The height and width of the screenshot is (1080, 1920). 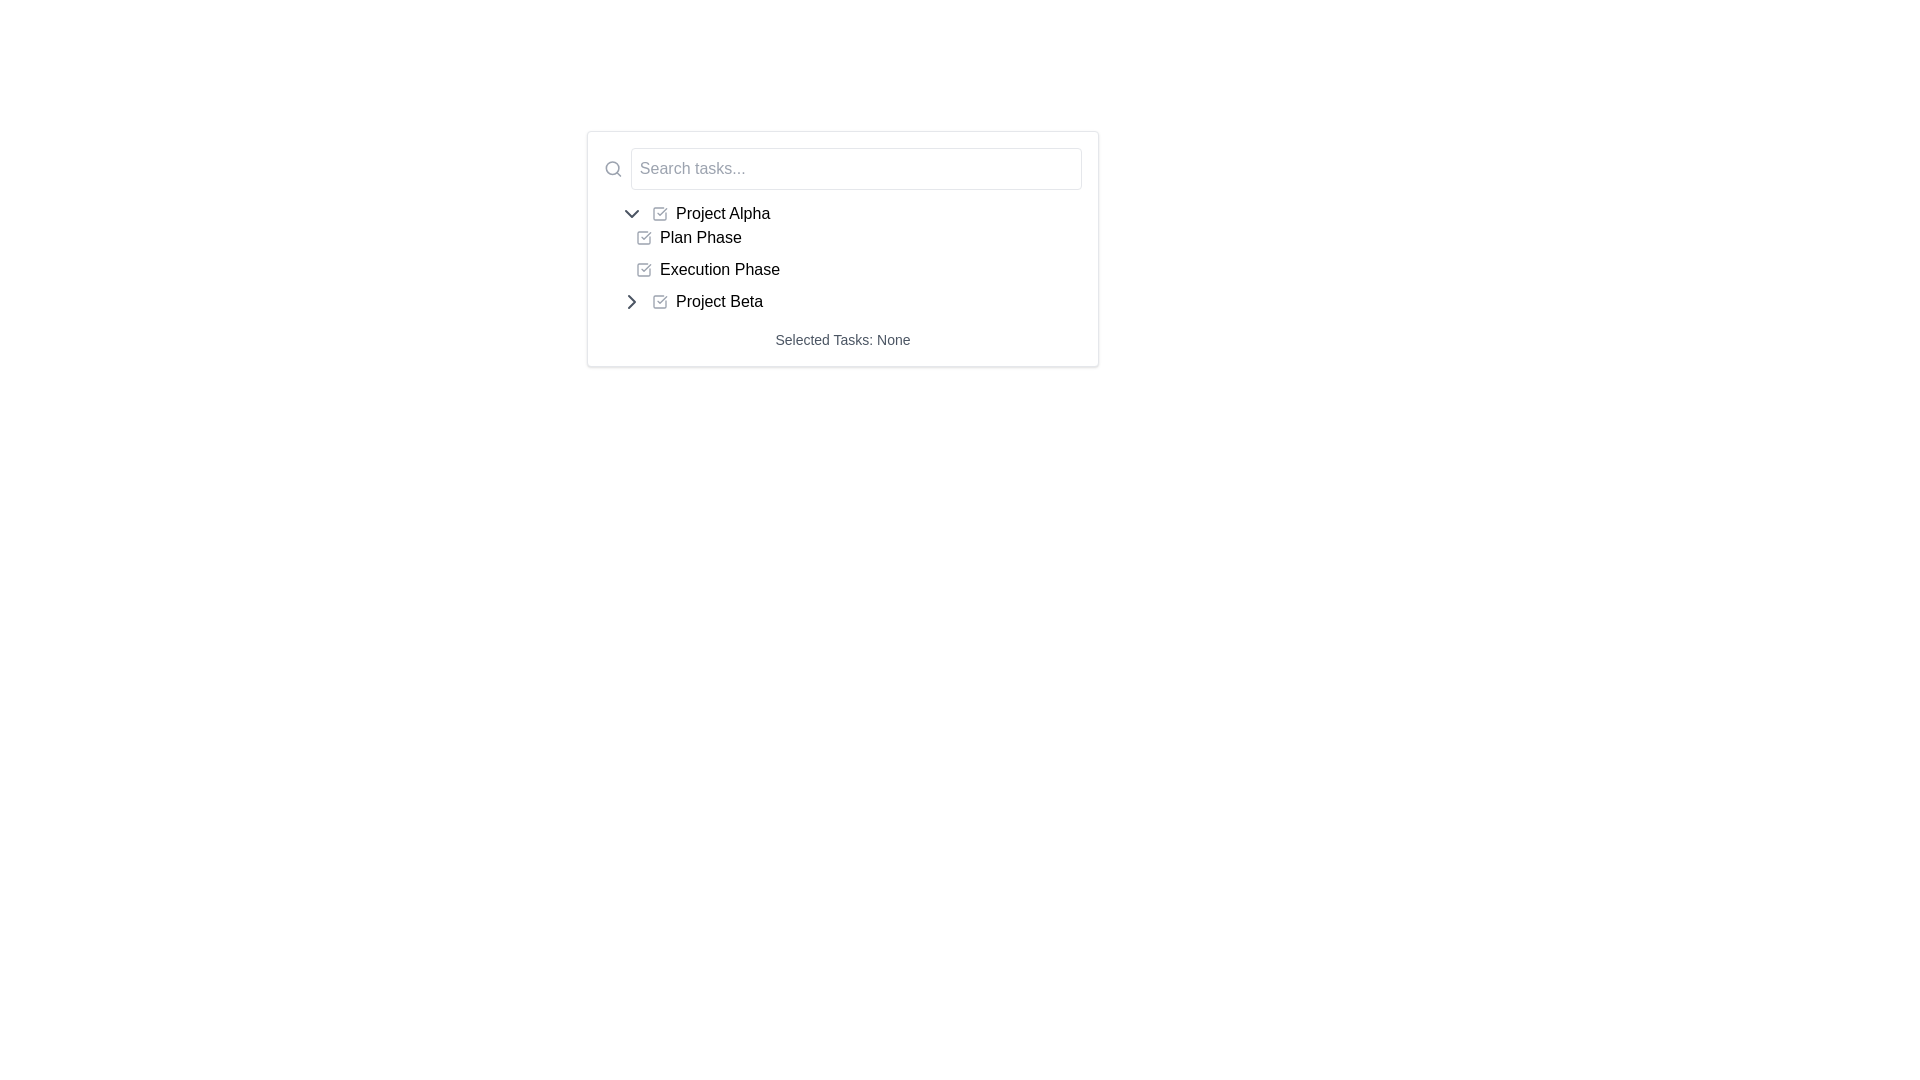 I want to click on the checkbox located to the left of the text 'Execution Phase', so click(x=643, y=270).